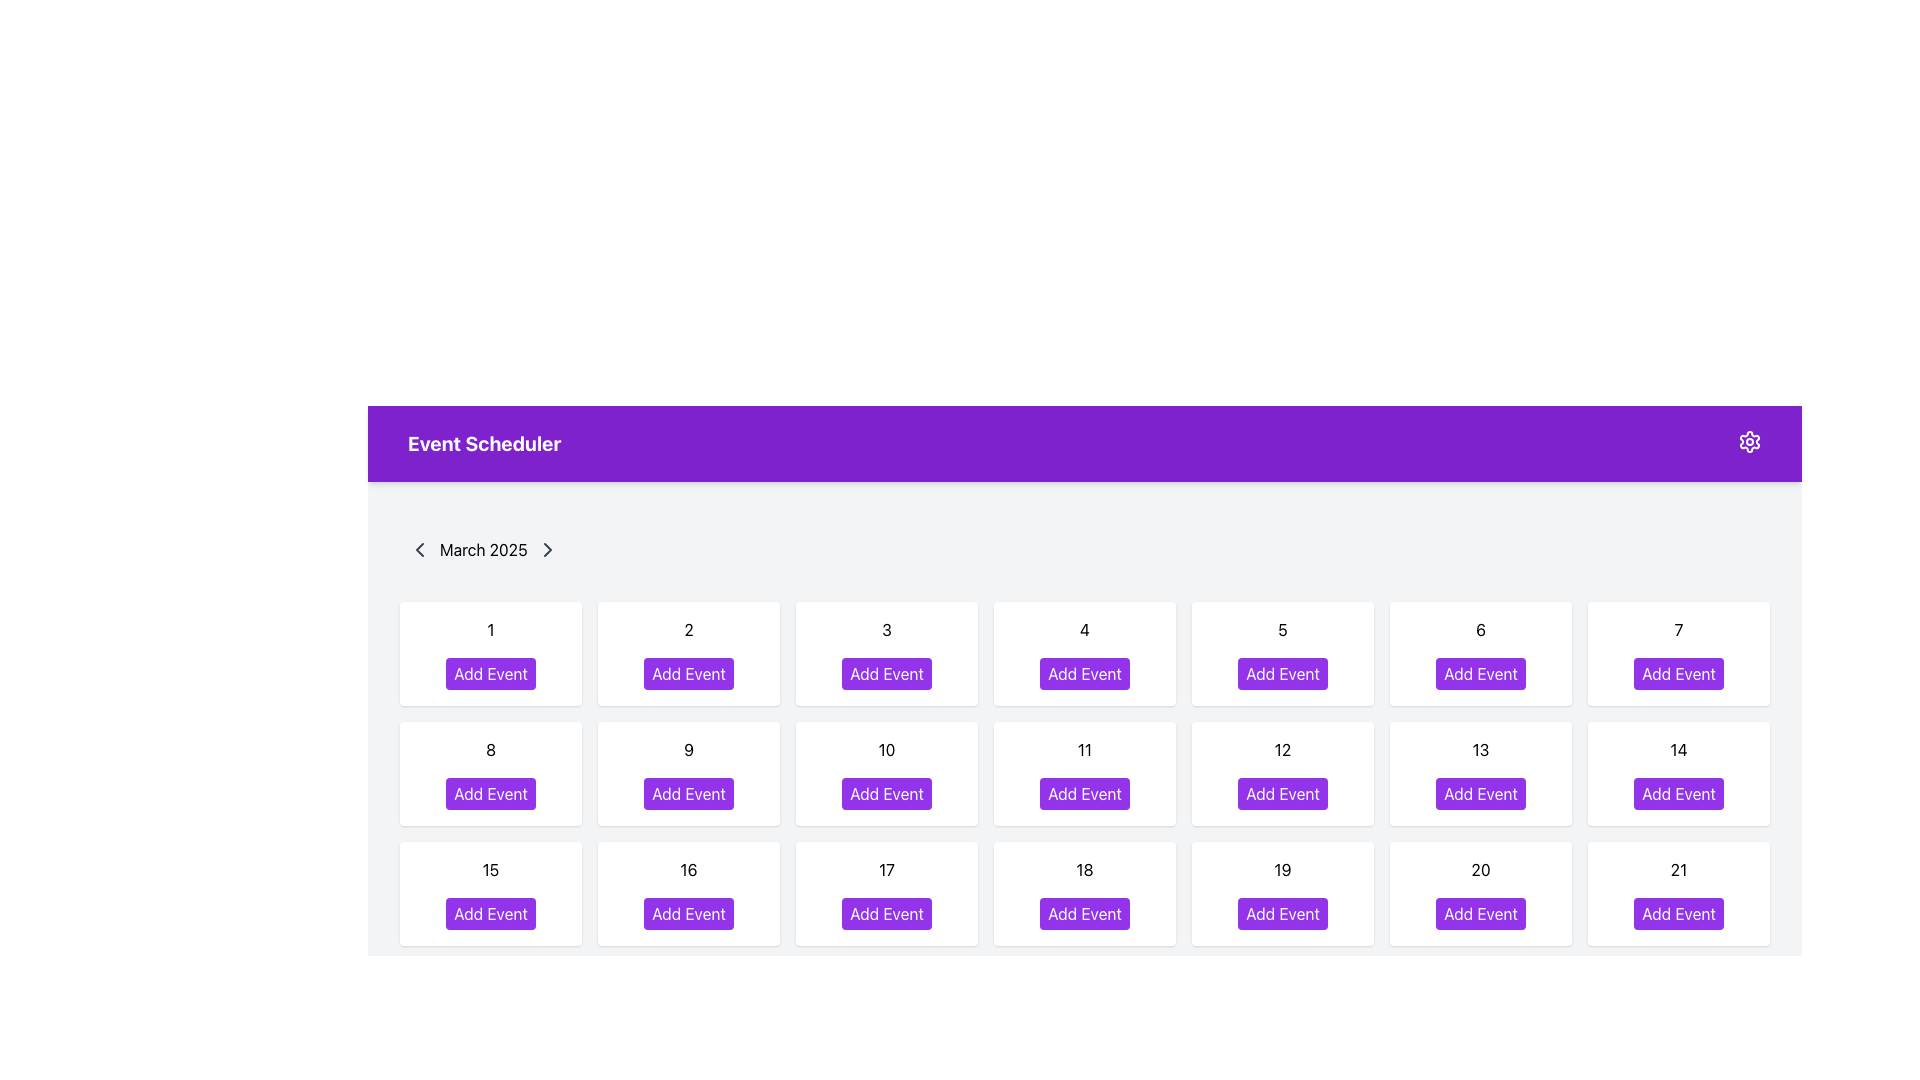  Describe the element at coordinates (689, 674) in the screenshot. I see `the 'Add Event' button with a purple background located in the card for March 2, 2025` at that location.